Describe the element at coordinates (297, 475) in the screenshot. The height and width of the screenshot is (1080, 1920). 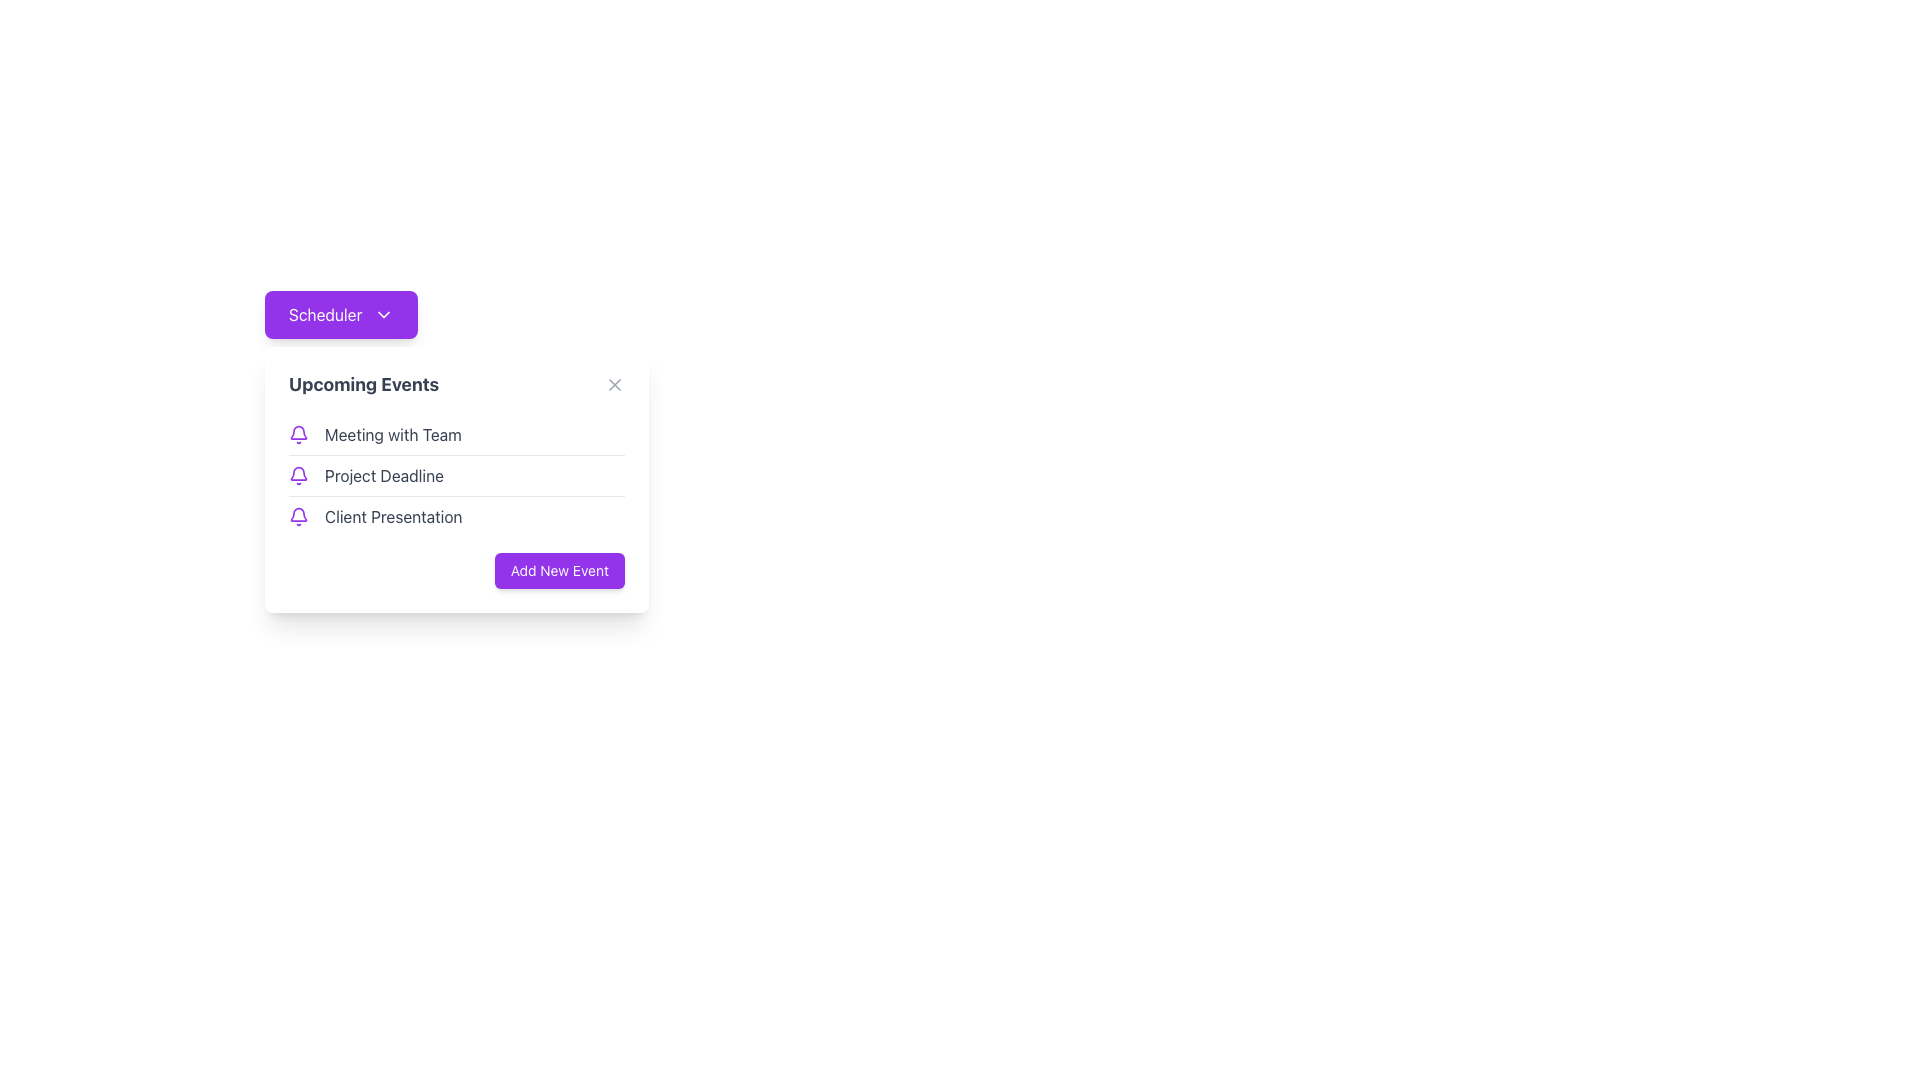
I see `the bell icon representing a notification for the 'Project Deadline' event, which is the second item in a vertical list of upcoming events` at that location.